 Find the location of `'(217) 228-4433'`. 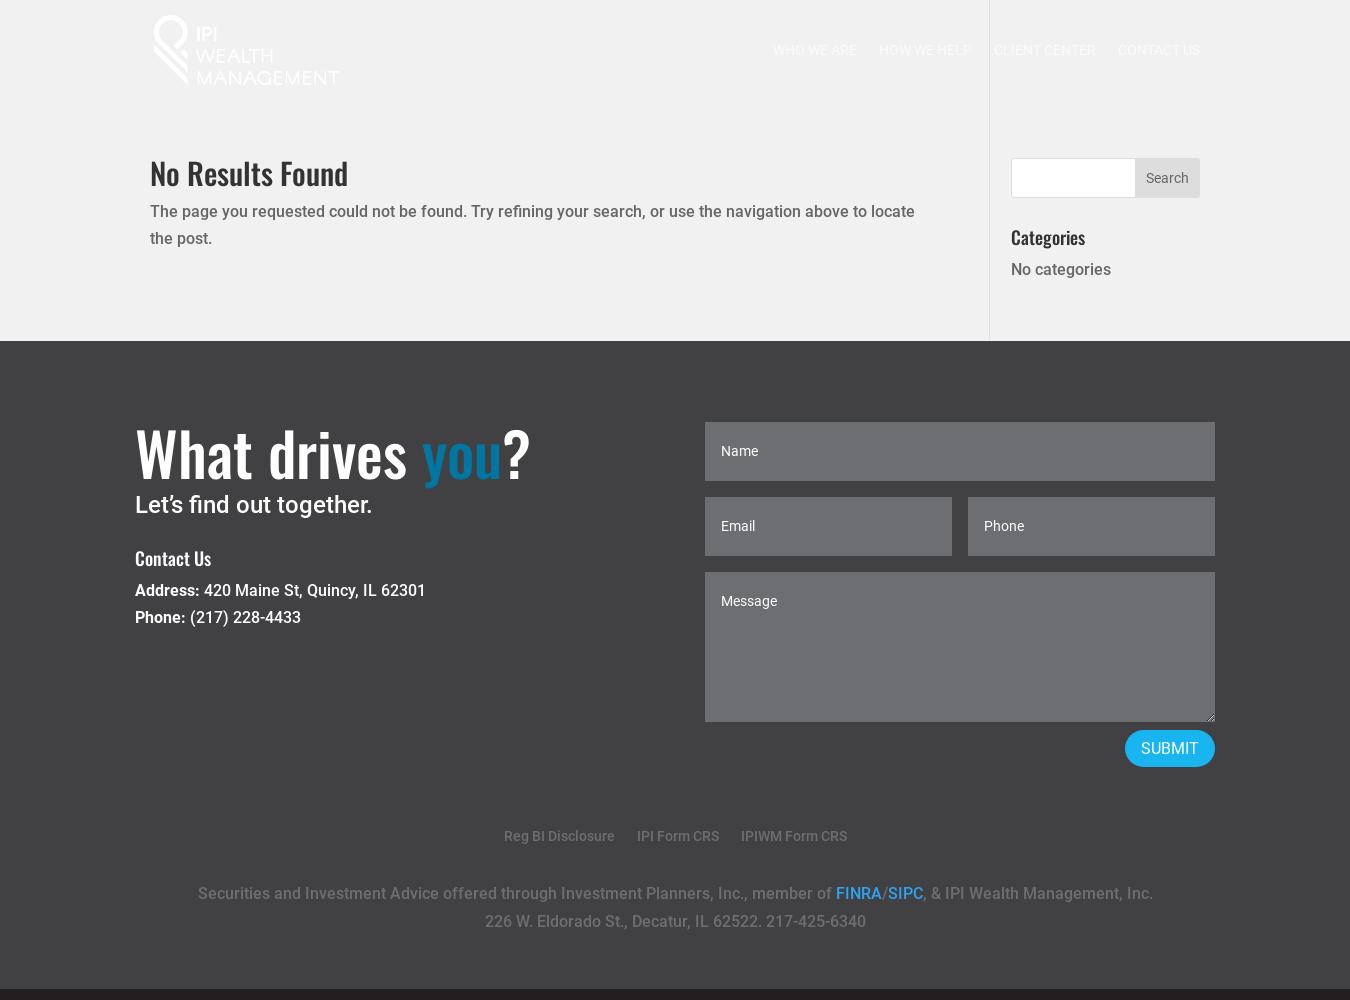

'(217) 228-4433' is located at coordinates (244, 616).